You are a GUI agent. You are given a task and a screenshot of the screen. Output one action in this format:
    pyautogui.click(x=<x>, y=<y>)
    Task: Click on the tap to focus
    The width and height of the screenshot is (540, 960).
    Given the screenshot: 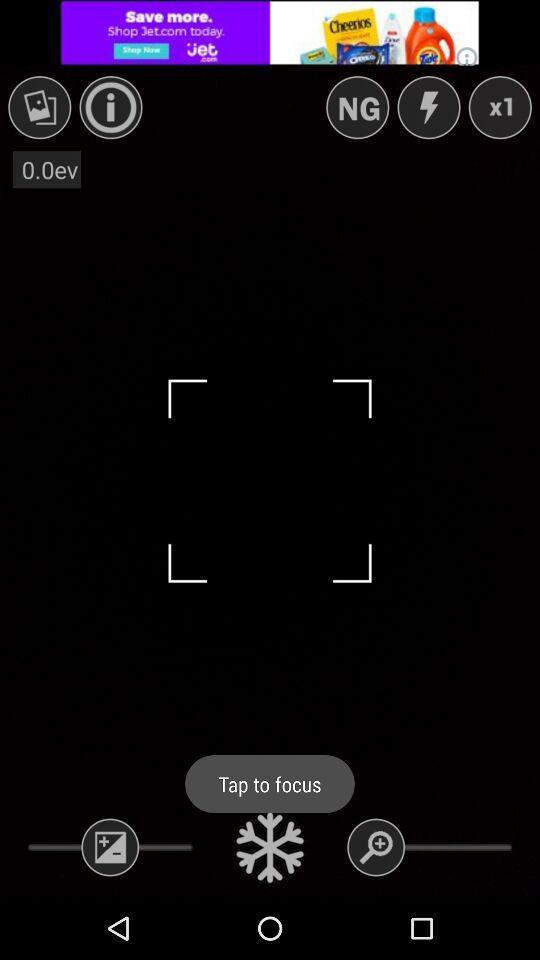 What is the action you would take?
    pyautogui.click(x=270, y=846)
    